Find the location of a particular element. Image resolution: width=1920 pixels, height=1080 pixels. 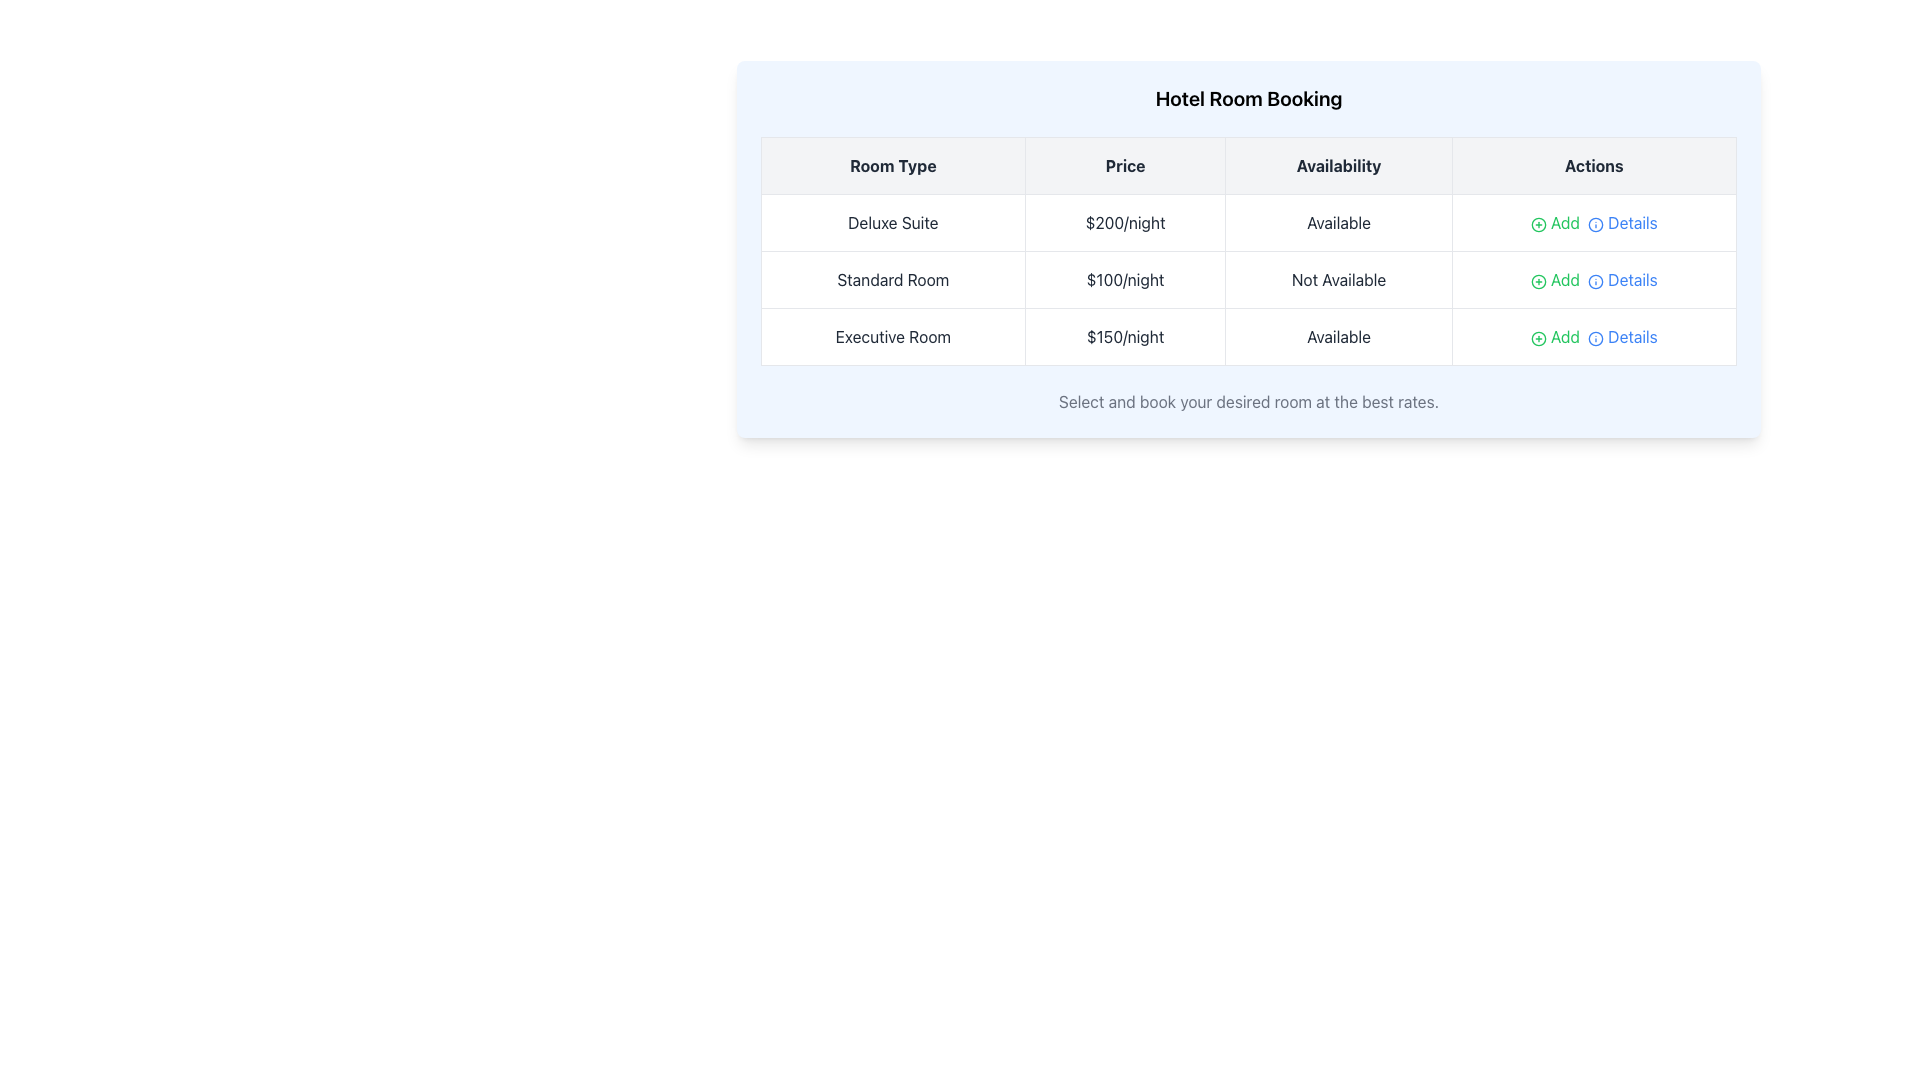

the text display element indicating the room type name for the third room offering in the table, which serves as a label or heading is located at coordinates (892, 335).